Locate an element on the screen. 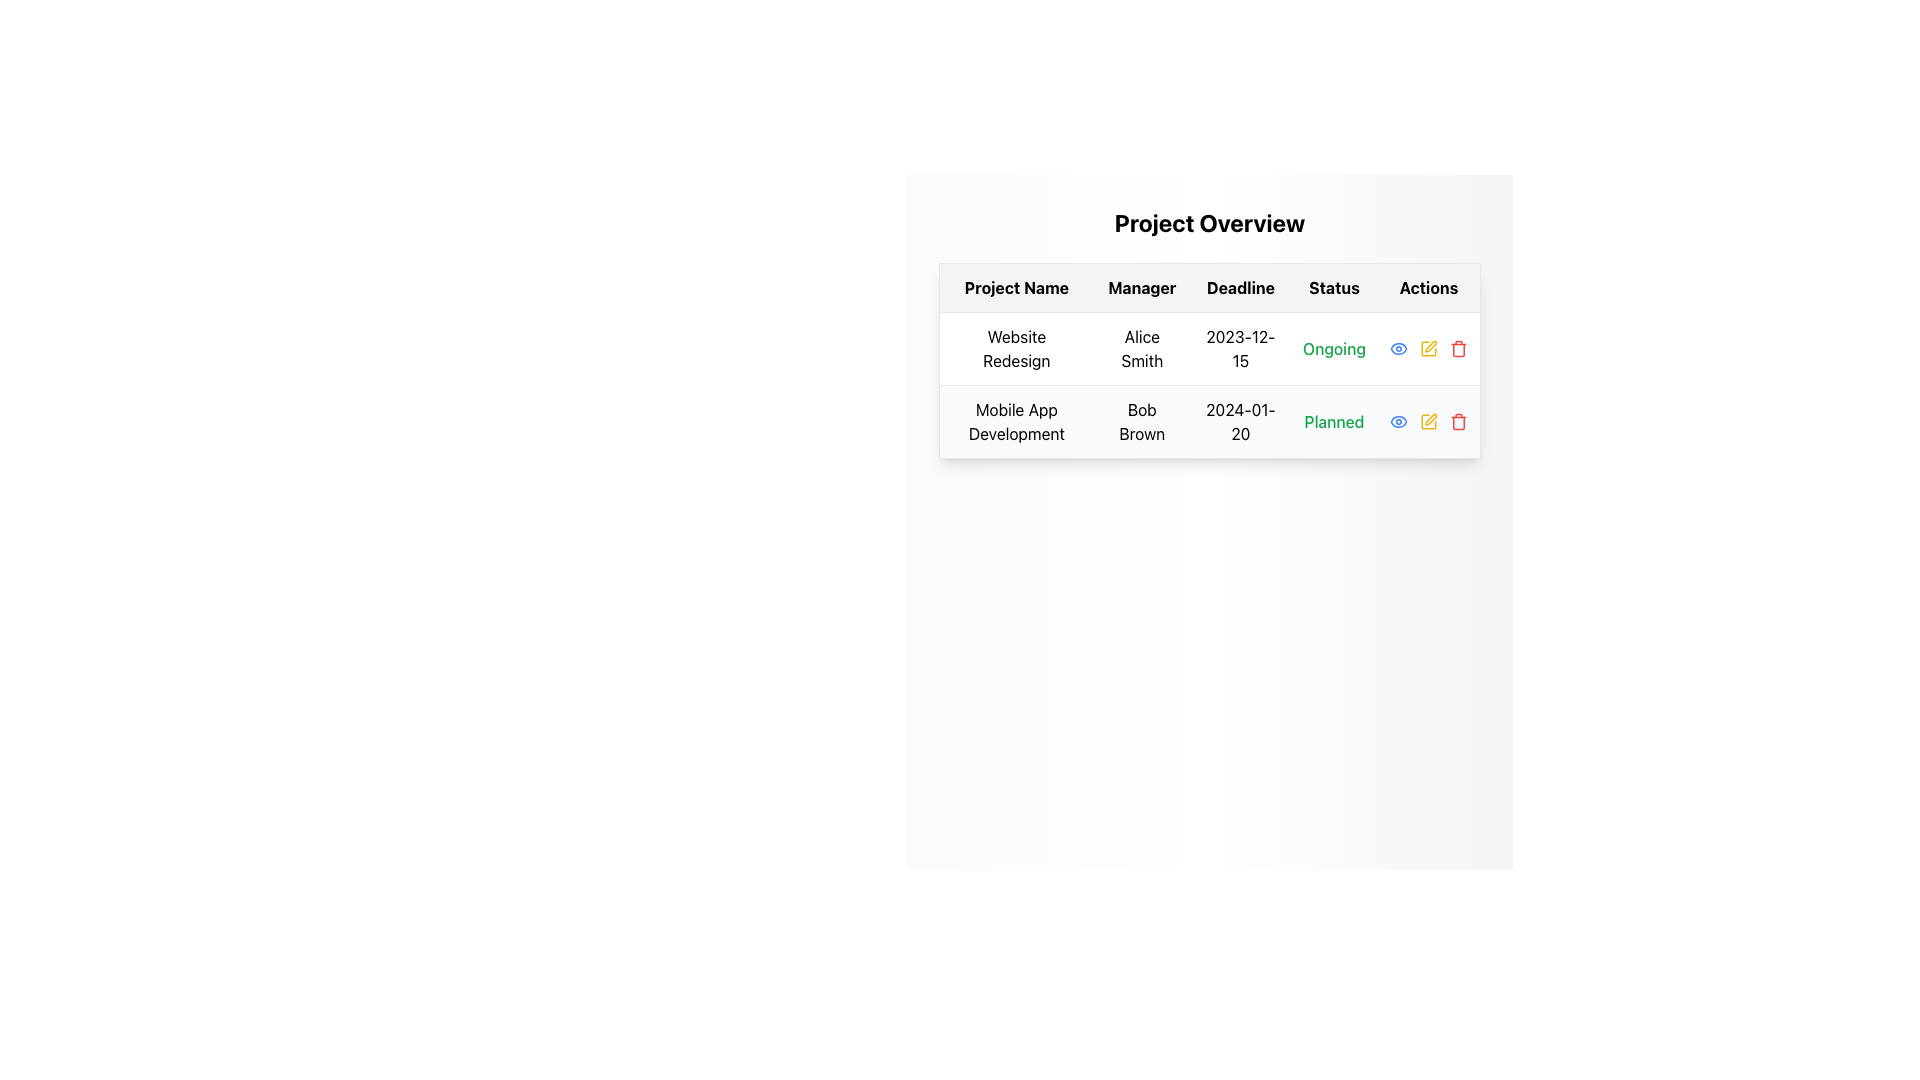 The height and width of the screenshot is (1080, 1920). the first row of the table under the 'Project Overview' heading is located at coordinates (1208, 347).